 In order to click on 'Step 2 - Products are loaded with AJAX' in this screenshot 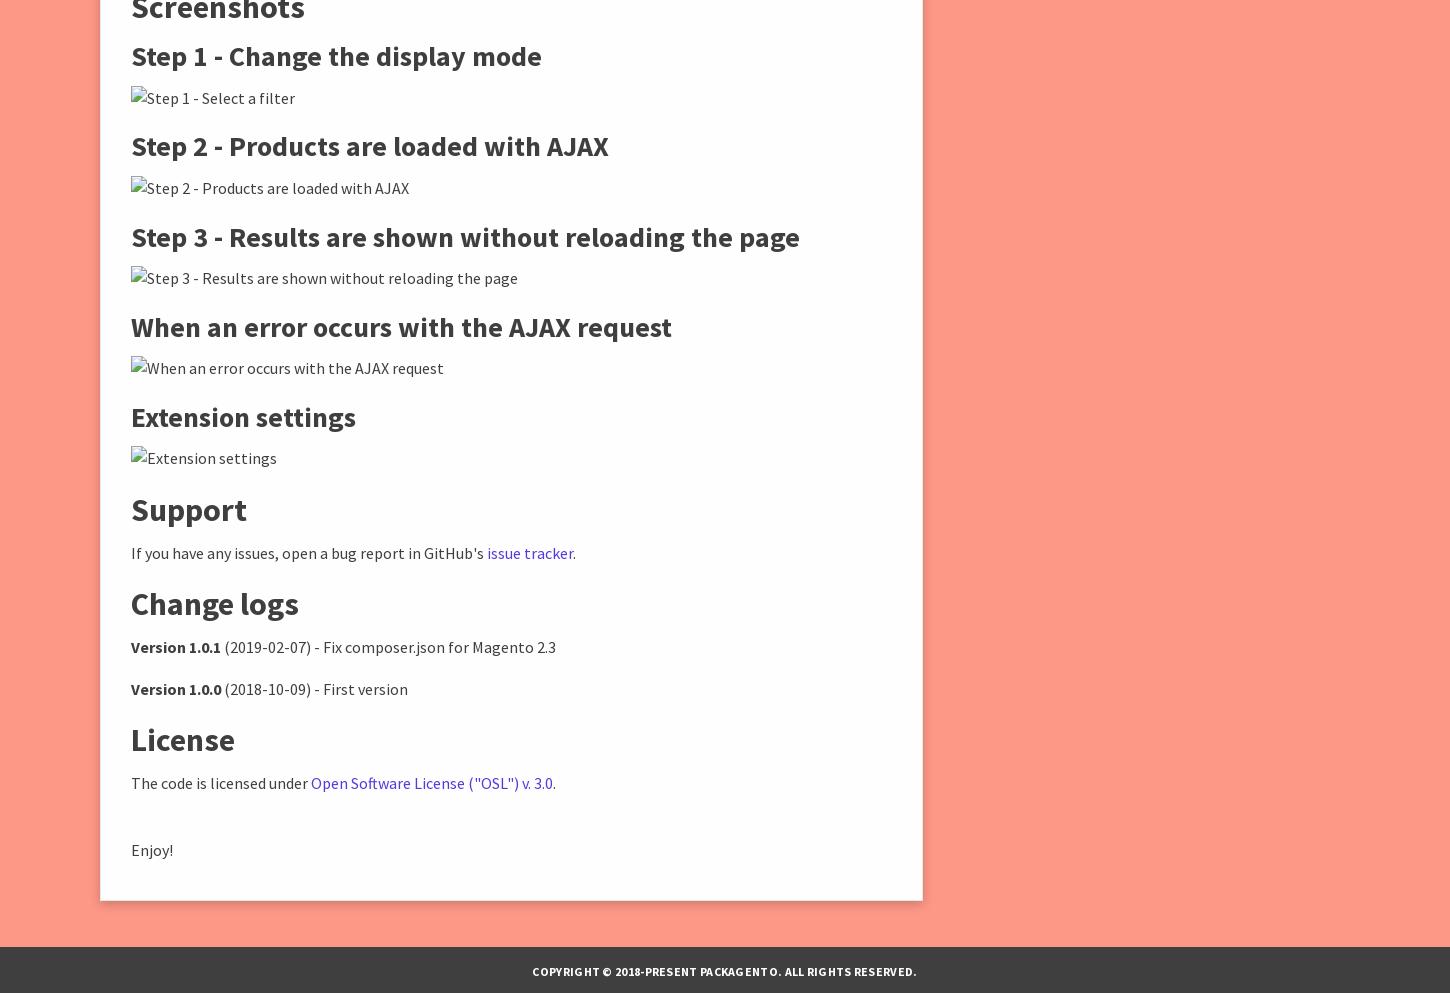, I will do `click(369, 145)`.